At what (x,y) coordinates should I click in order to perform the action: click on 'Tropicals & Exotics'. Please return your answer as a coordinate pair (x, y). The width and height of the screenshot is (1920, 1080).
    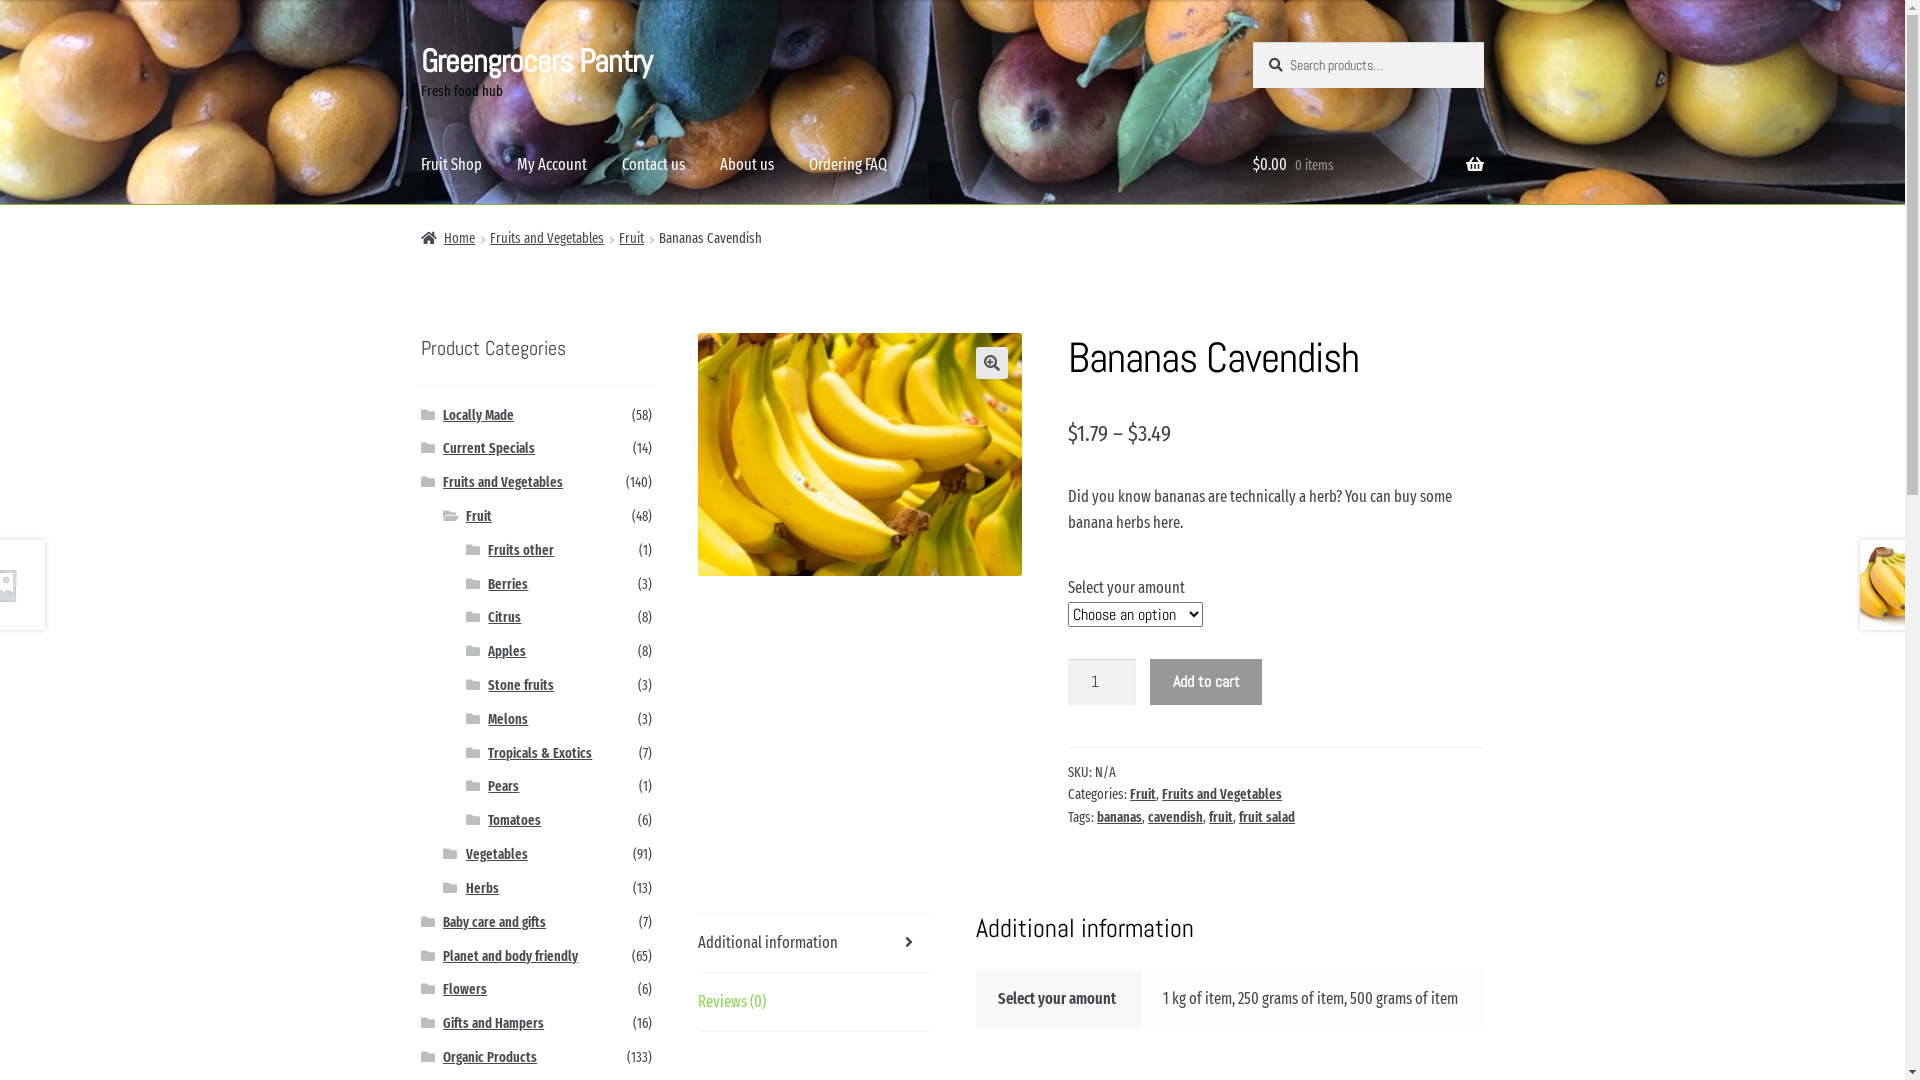
    Looking at the image, I should click on (539, 753).